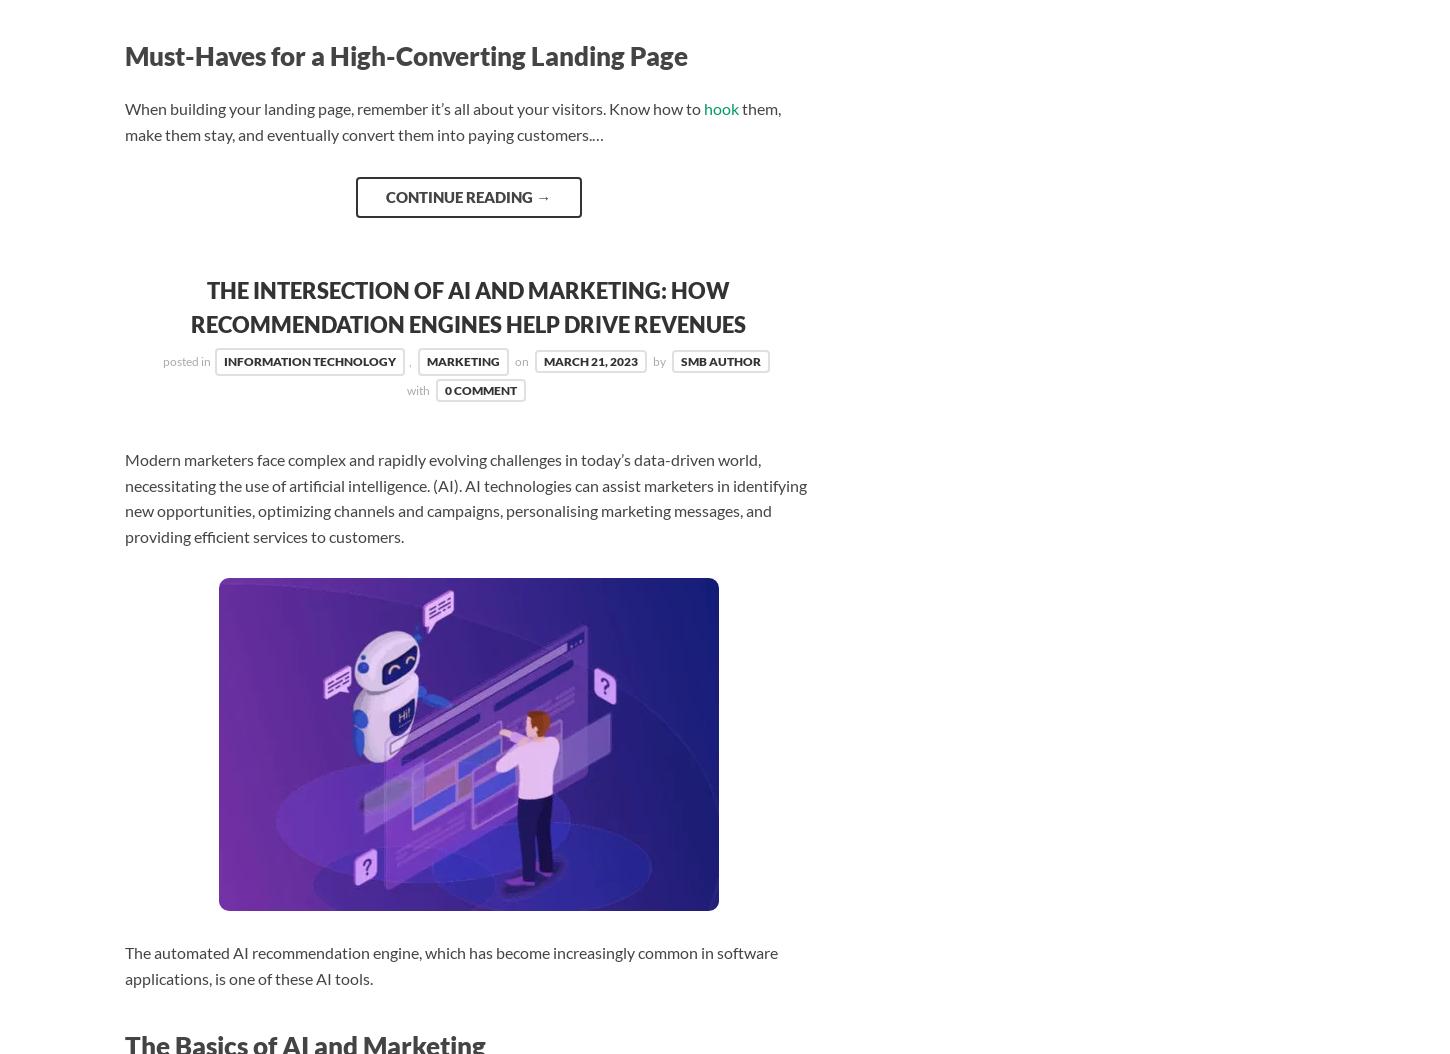 Image resolution: width=1450 pixels, height=1054 pixels. I want to click on 'March 21, 2023', so click(591, 361).